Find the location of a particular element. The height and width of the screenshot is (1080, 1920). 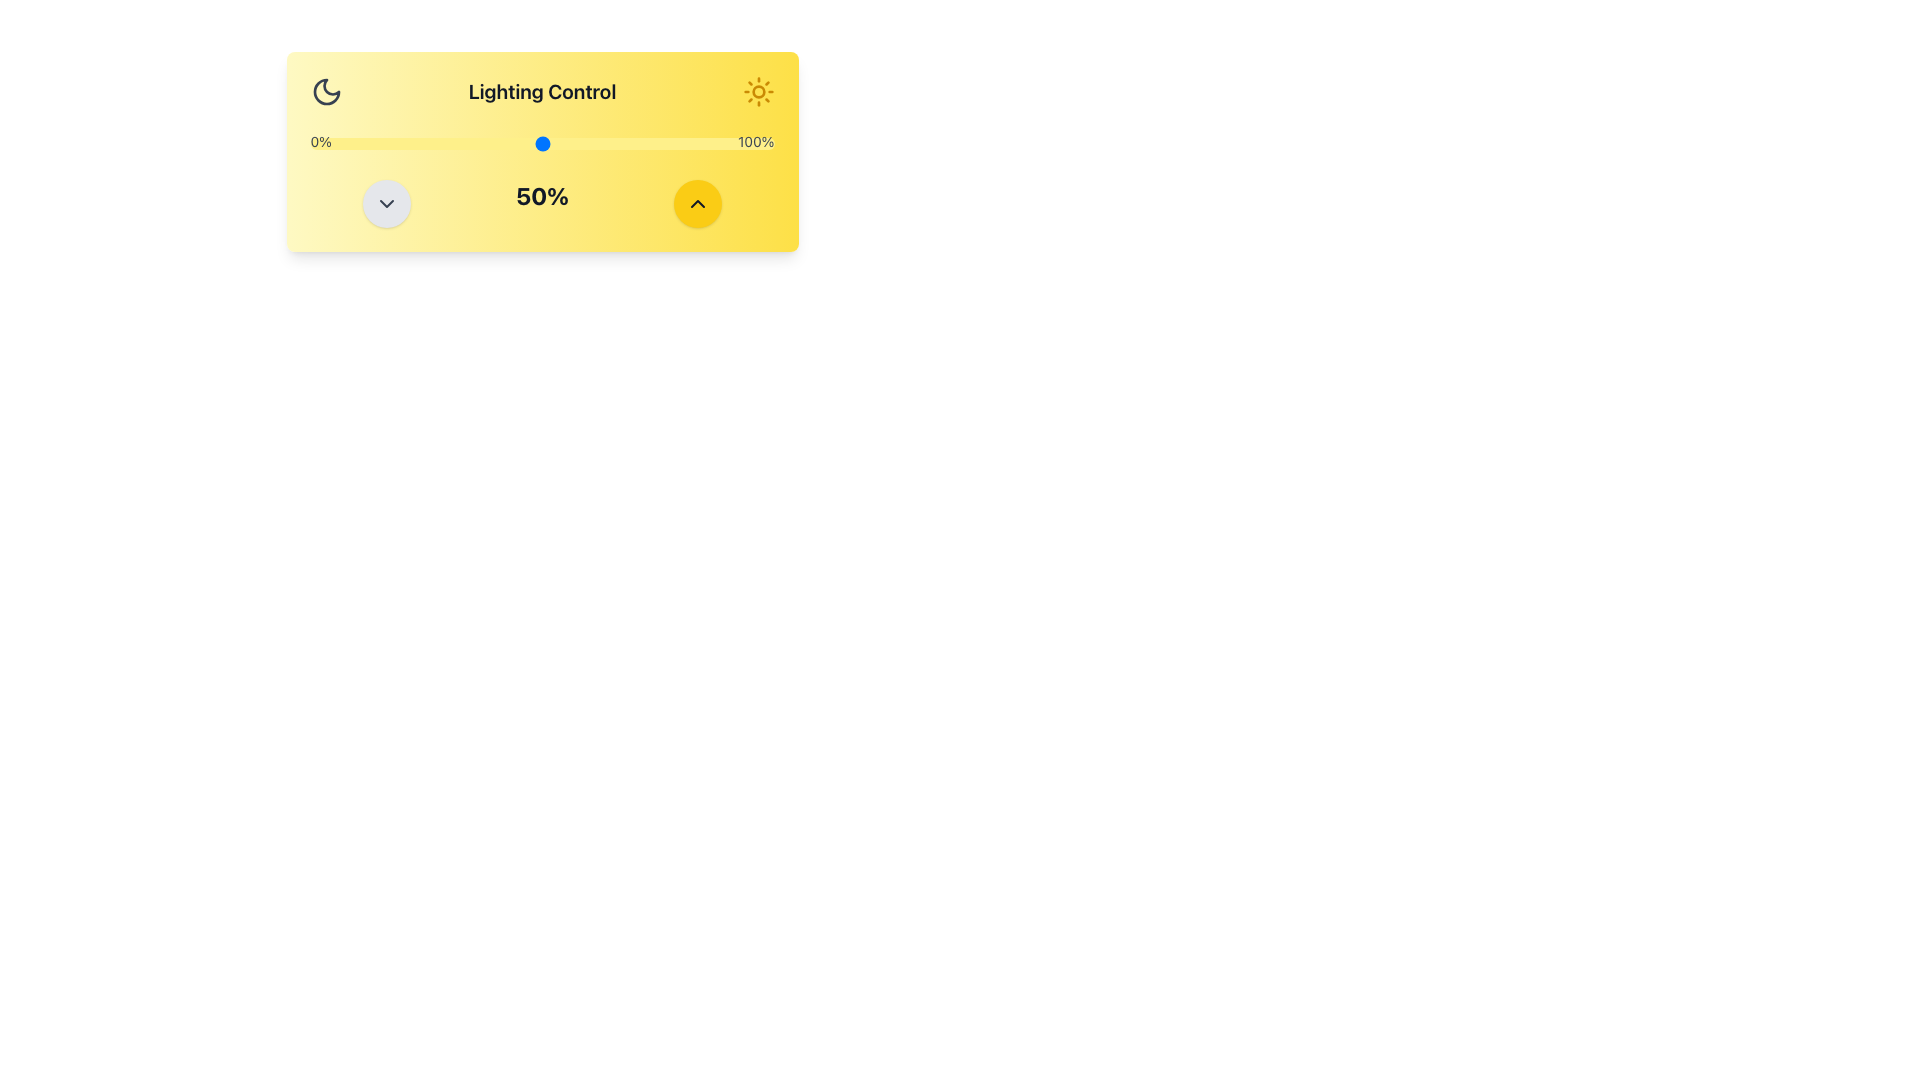

the lighting intensity is located at coordinates (597, 142).